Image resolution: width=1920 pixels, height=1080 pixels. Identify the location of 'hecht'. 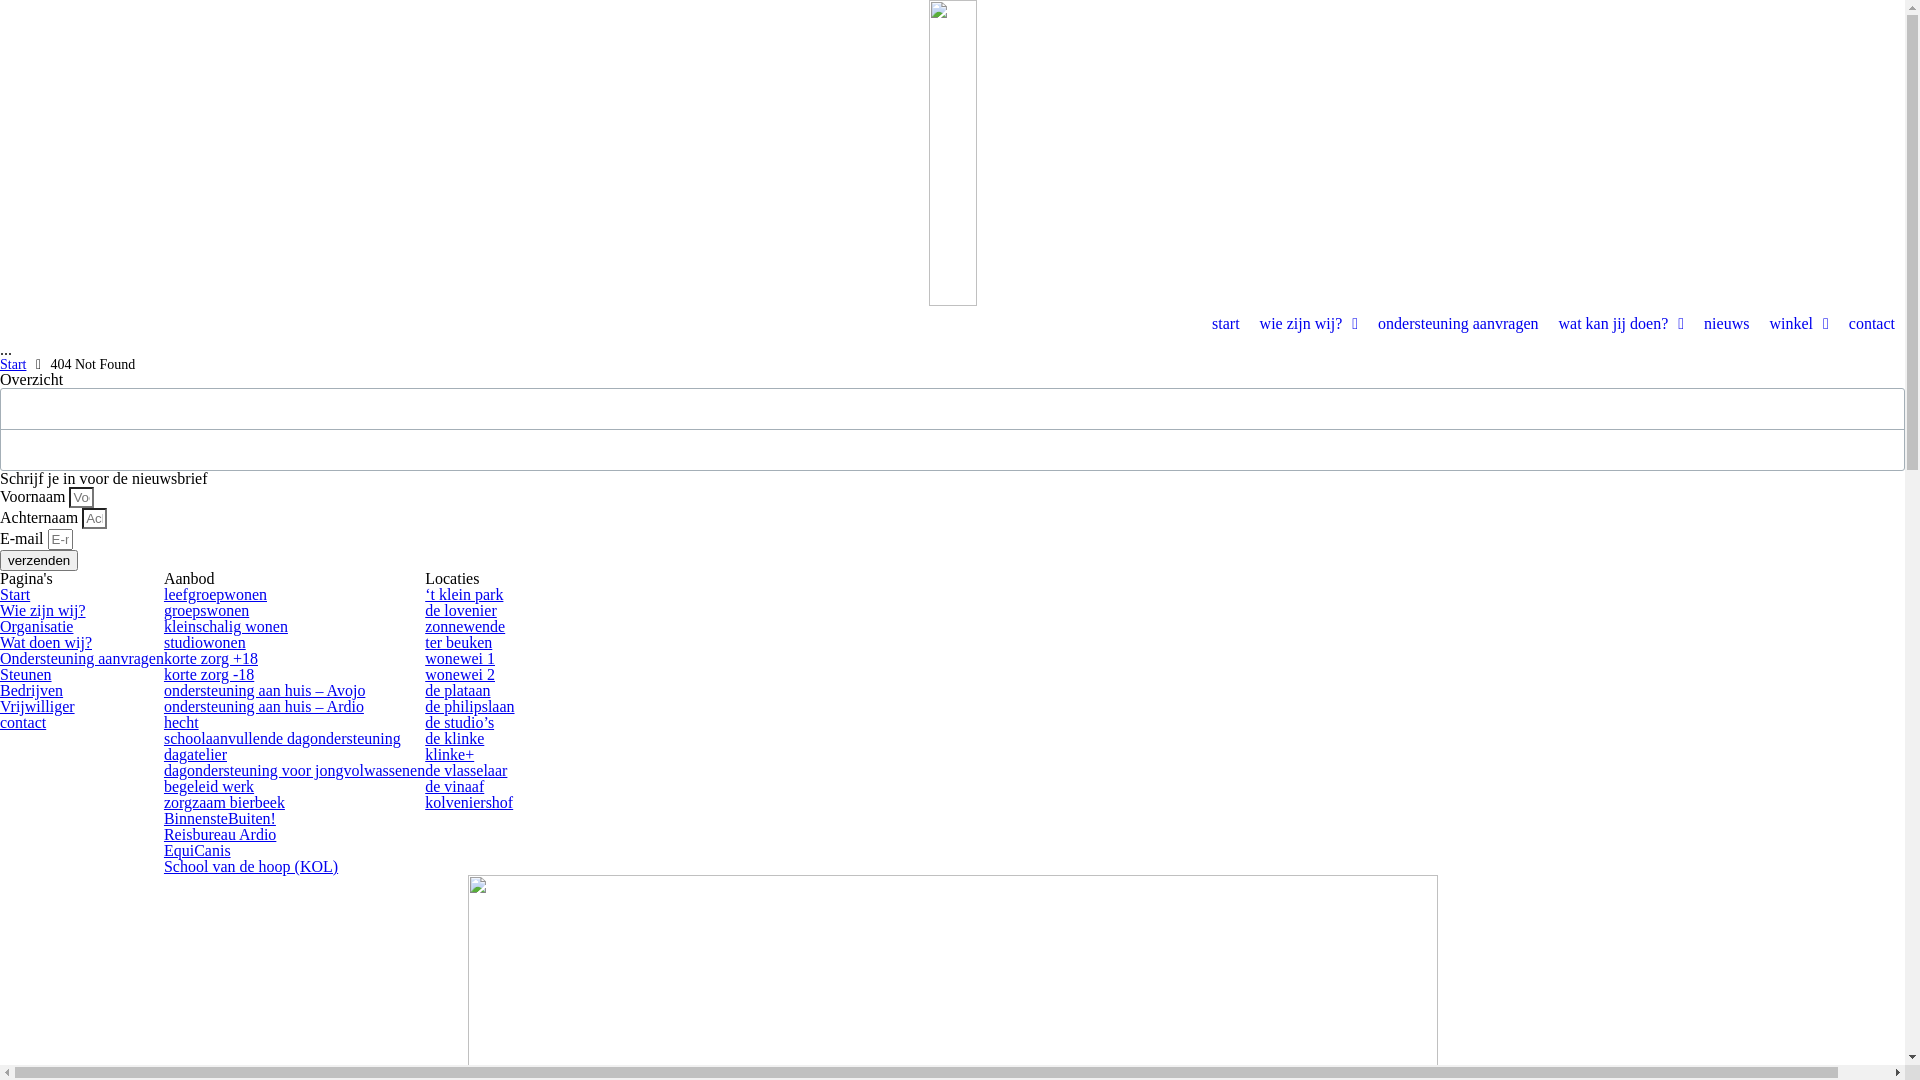
(181, 722).